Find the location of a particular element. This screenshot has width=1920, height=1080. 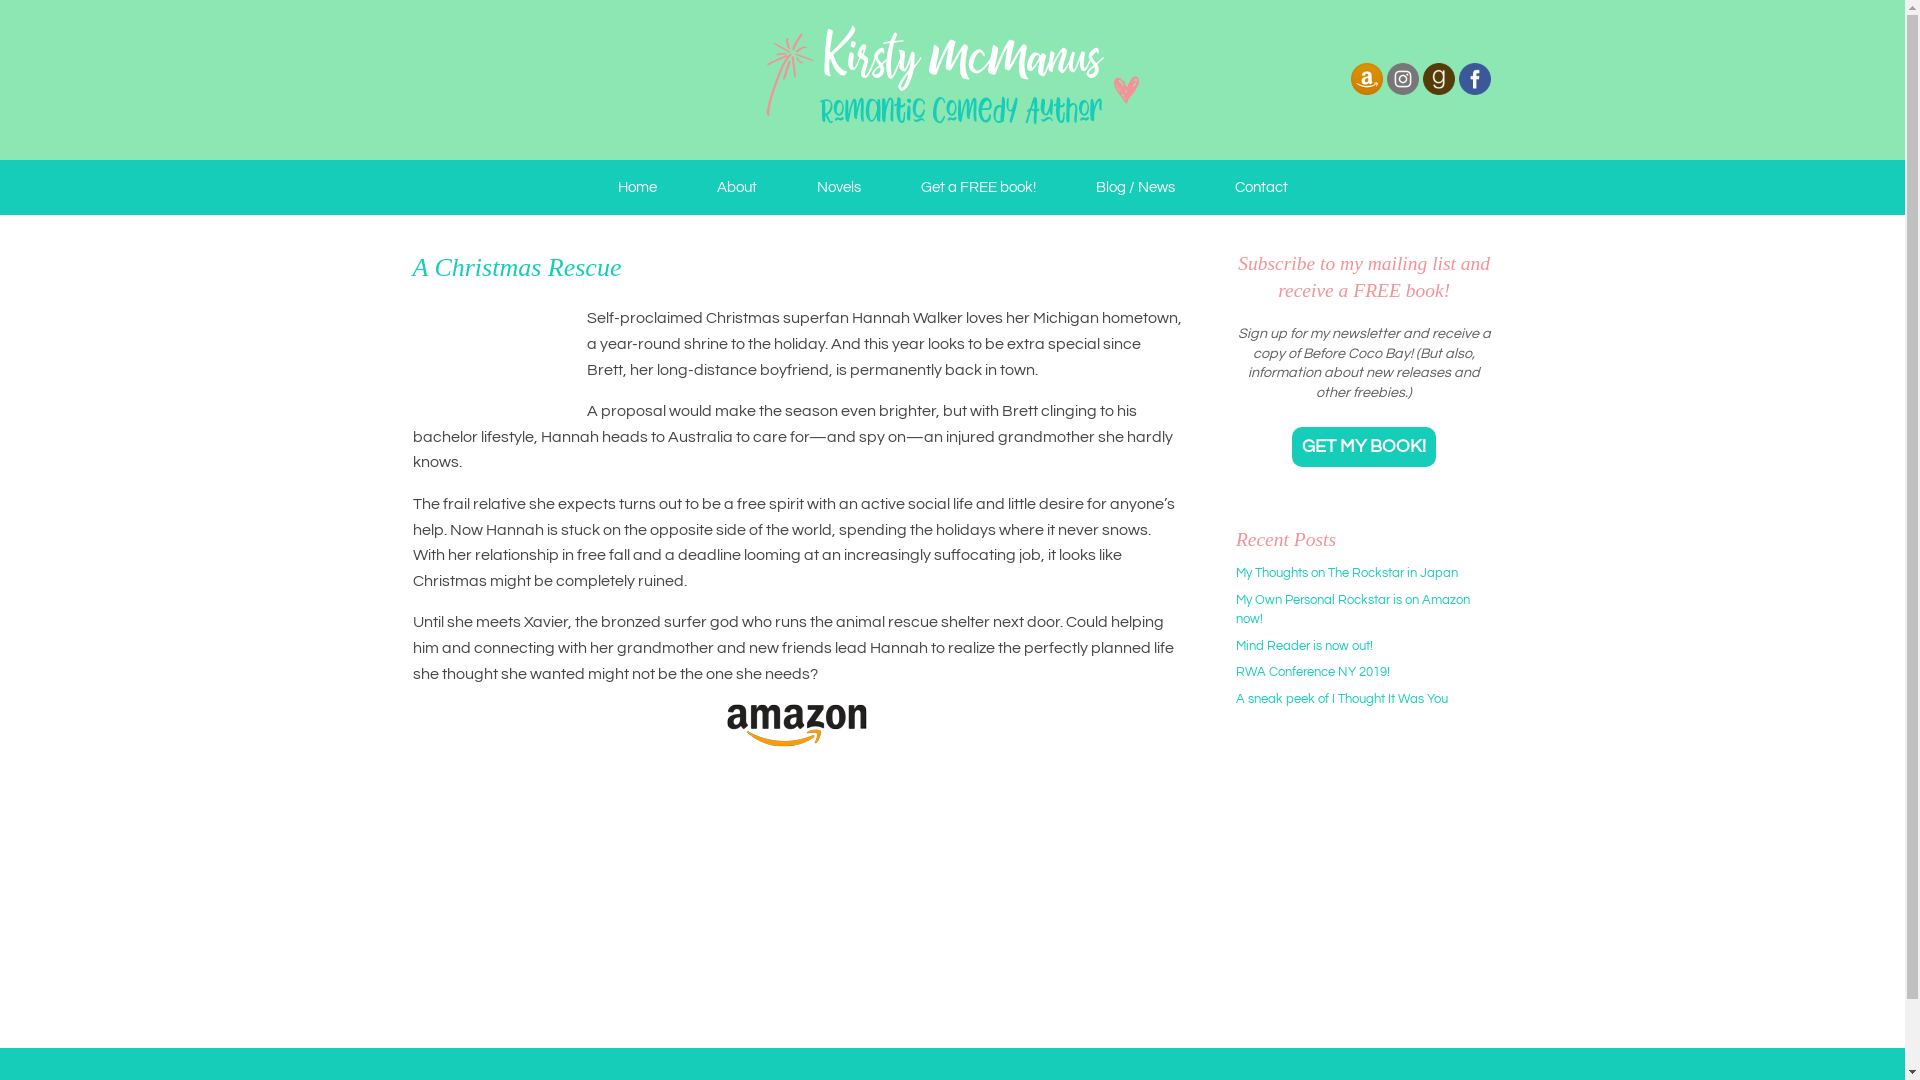

'My Own Personal Rockstar is on Amazon now!' is located at coordinates (1353, 608).